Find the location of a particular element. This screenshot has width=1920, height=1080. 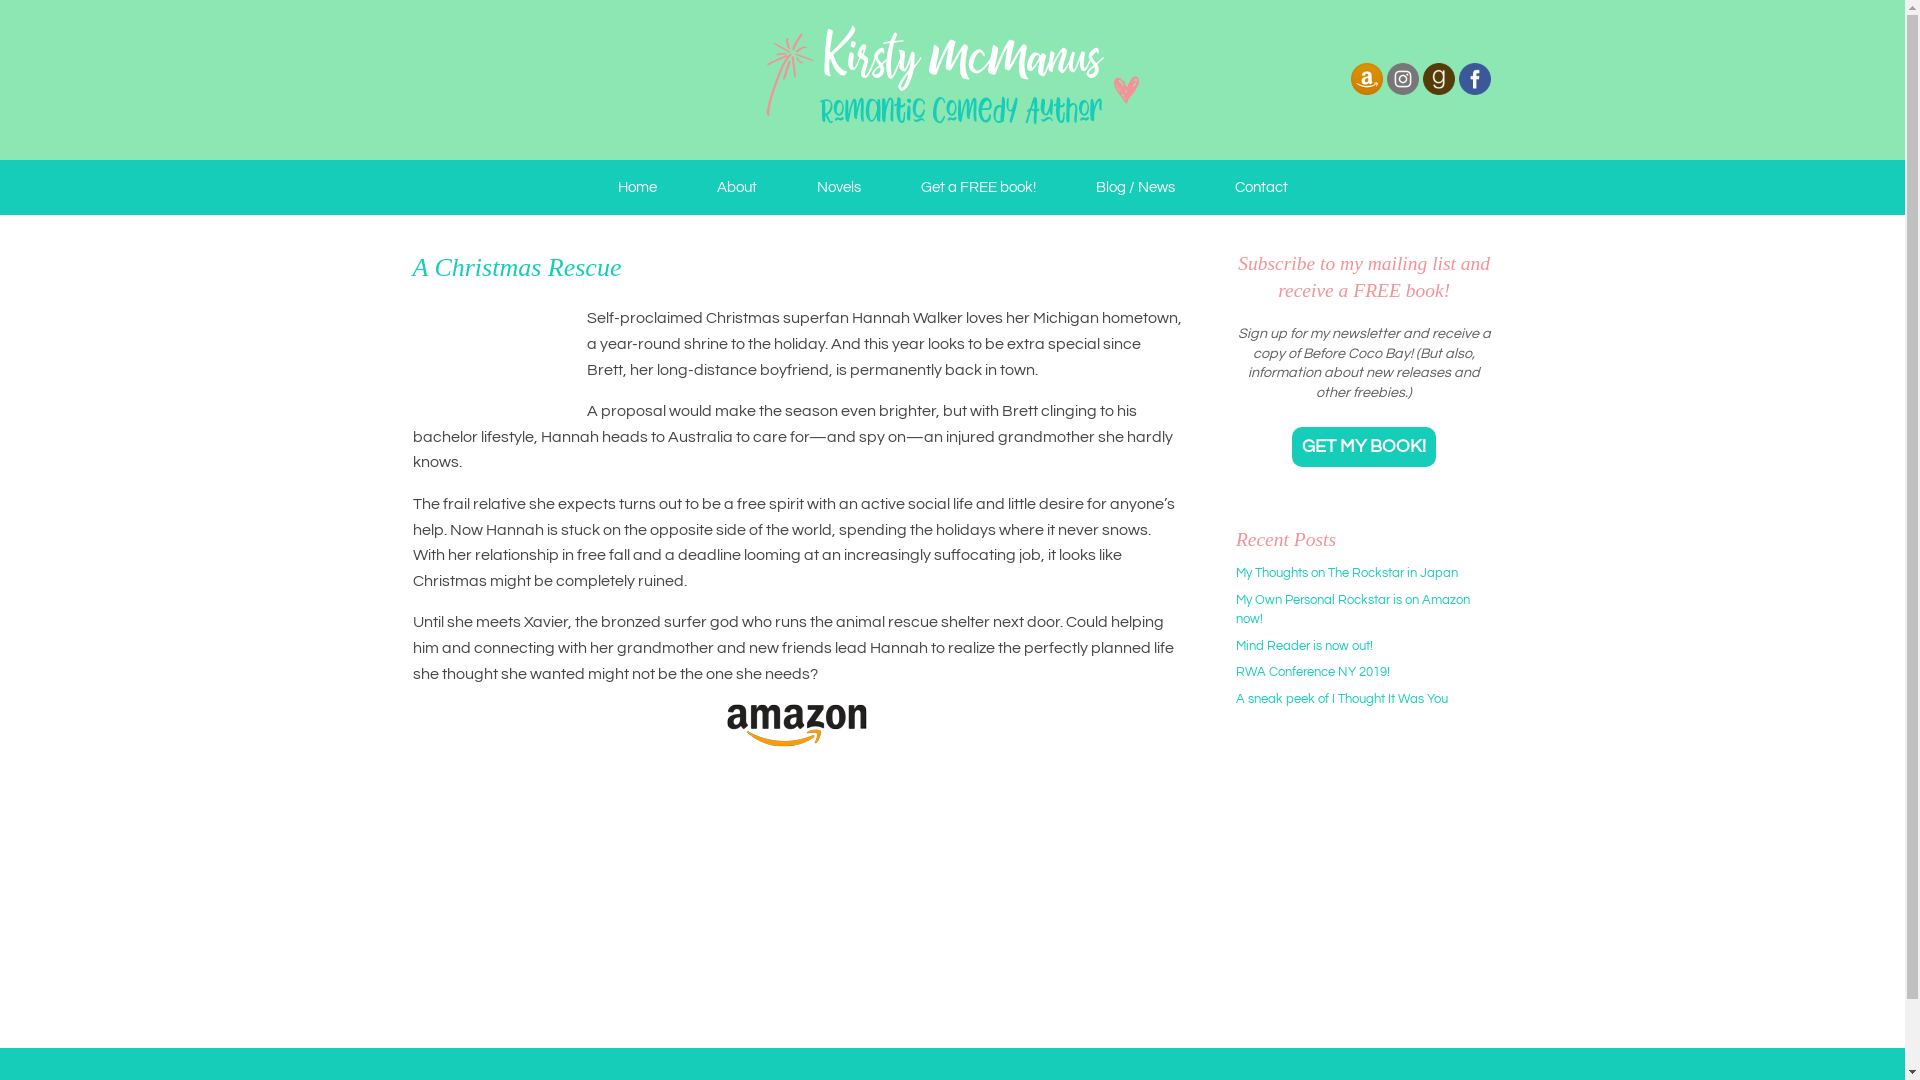

'My Own Personal Rockstar is on Amazon now!' is located at coordinates (1353, 608).